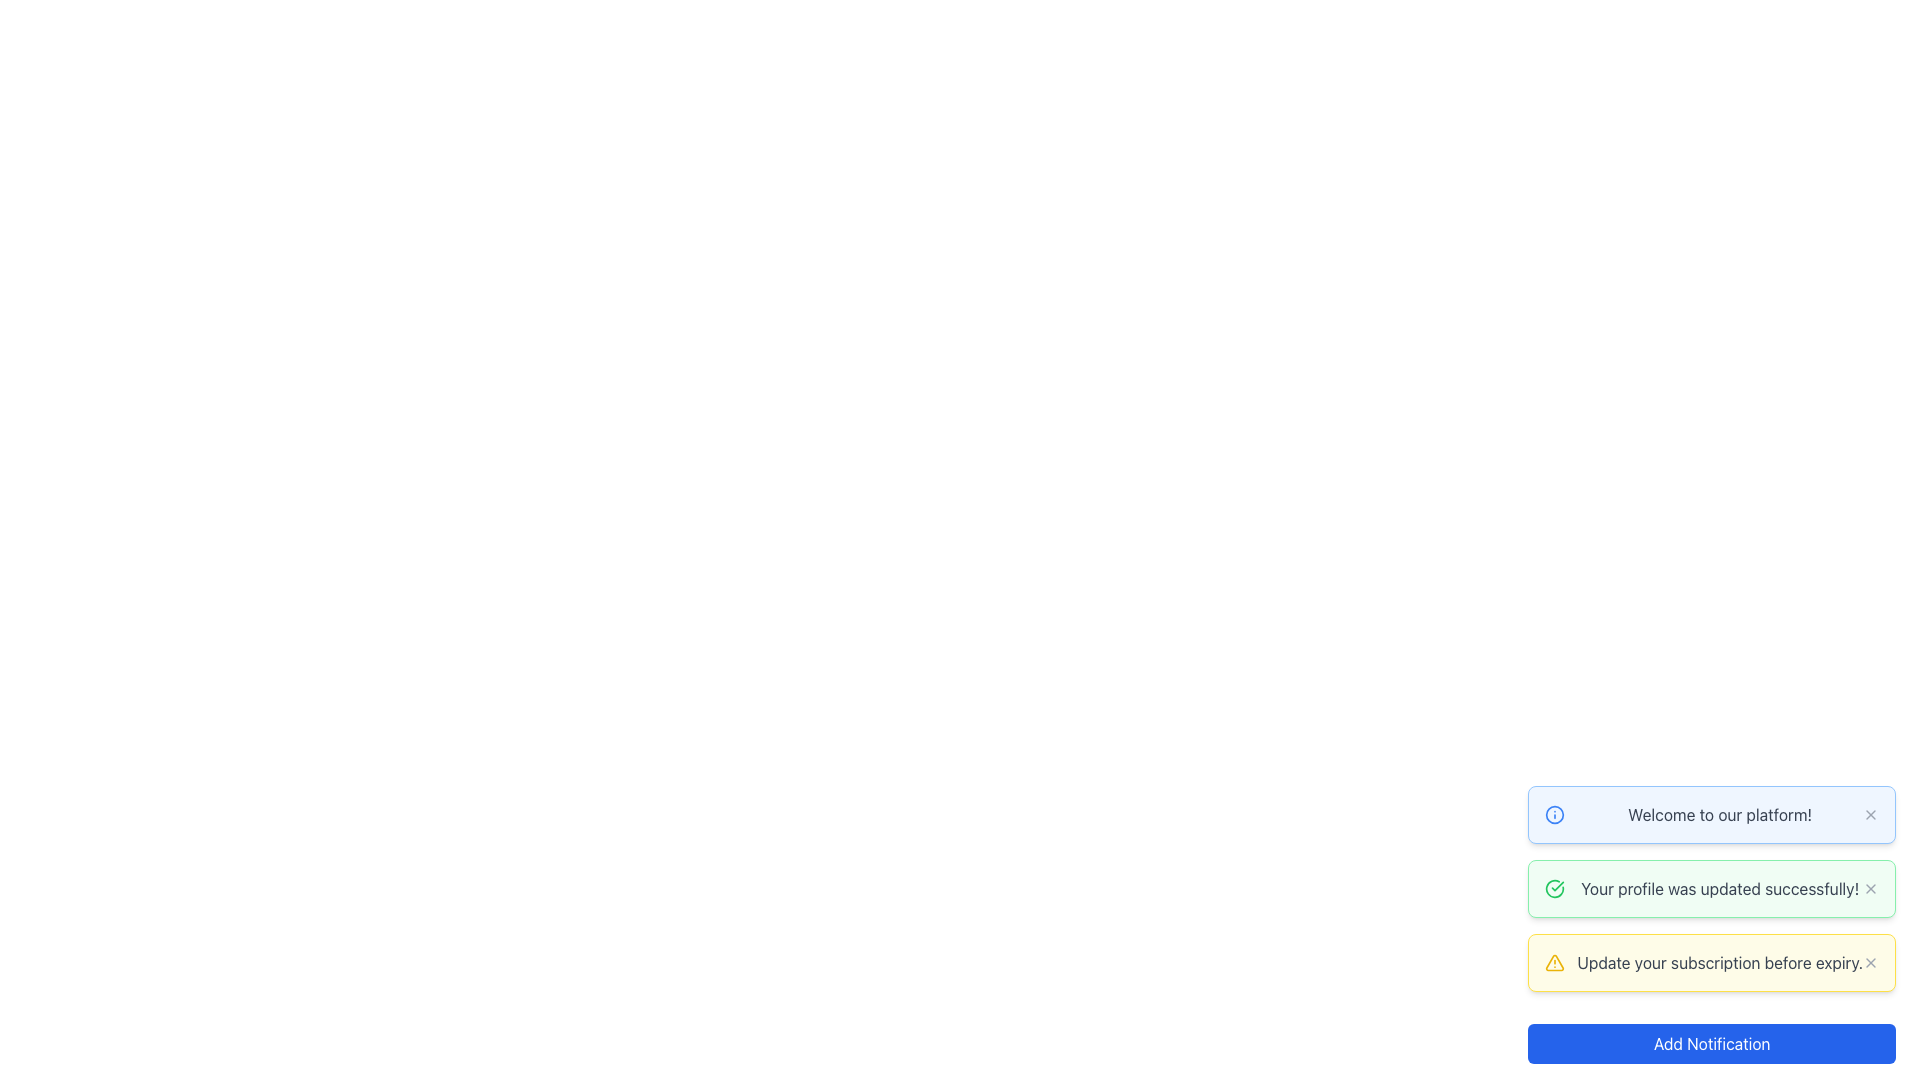 Image resolution: width=1920 pixels, height=1080 pixels. I want to click on the warning icon within the yellow-highlighted notification box that emphasizes the importance of the message regarding subscription expiry, so click(1554, 962).